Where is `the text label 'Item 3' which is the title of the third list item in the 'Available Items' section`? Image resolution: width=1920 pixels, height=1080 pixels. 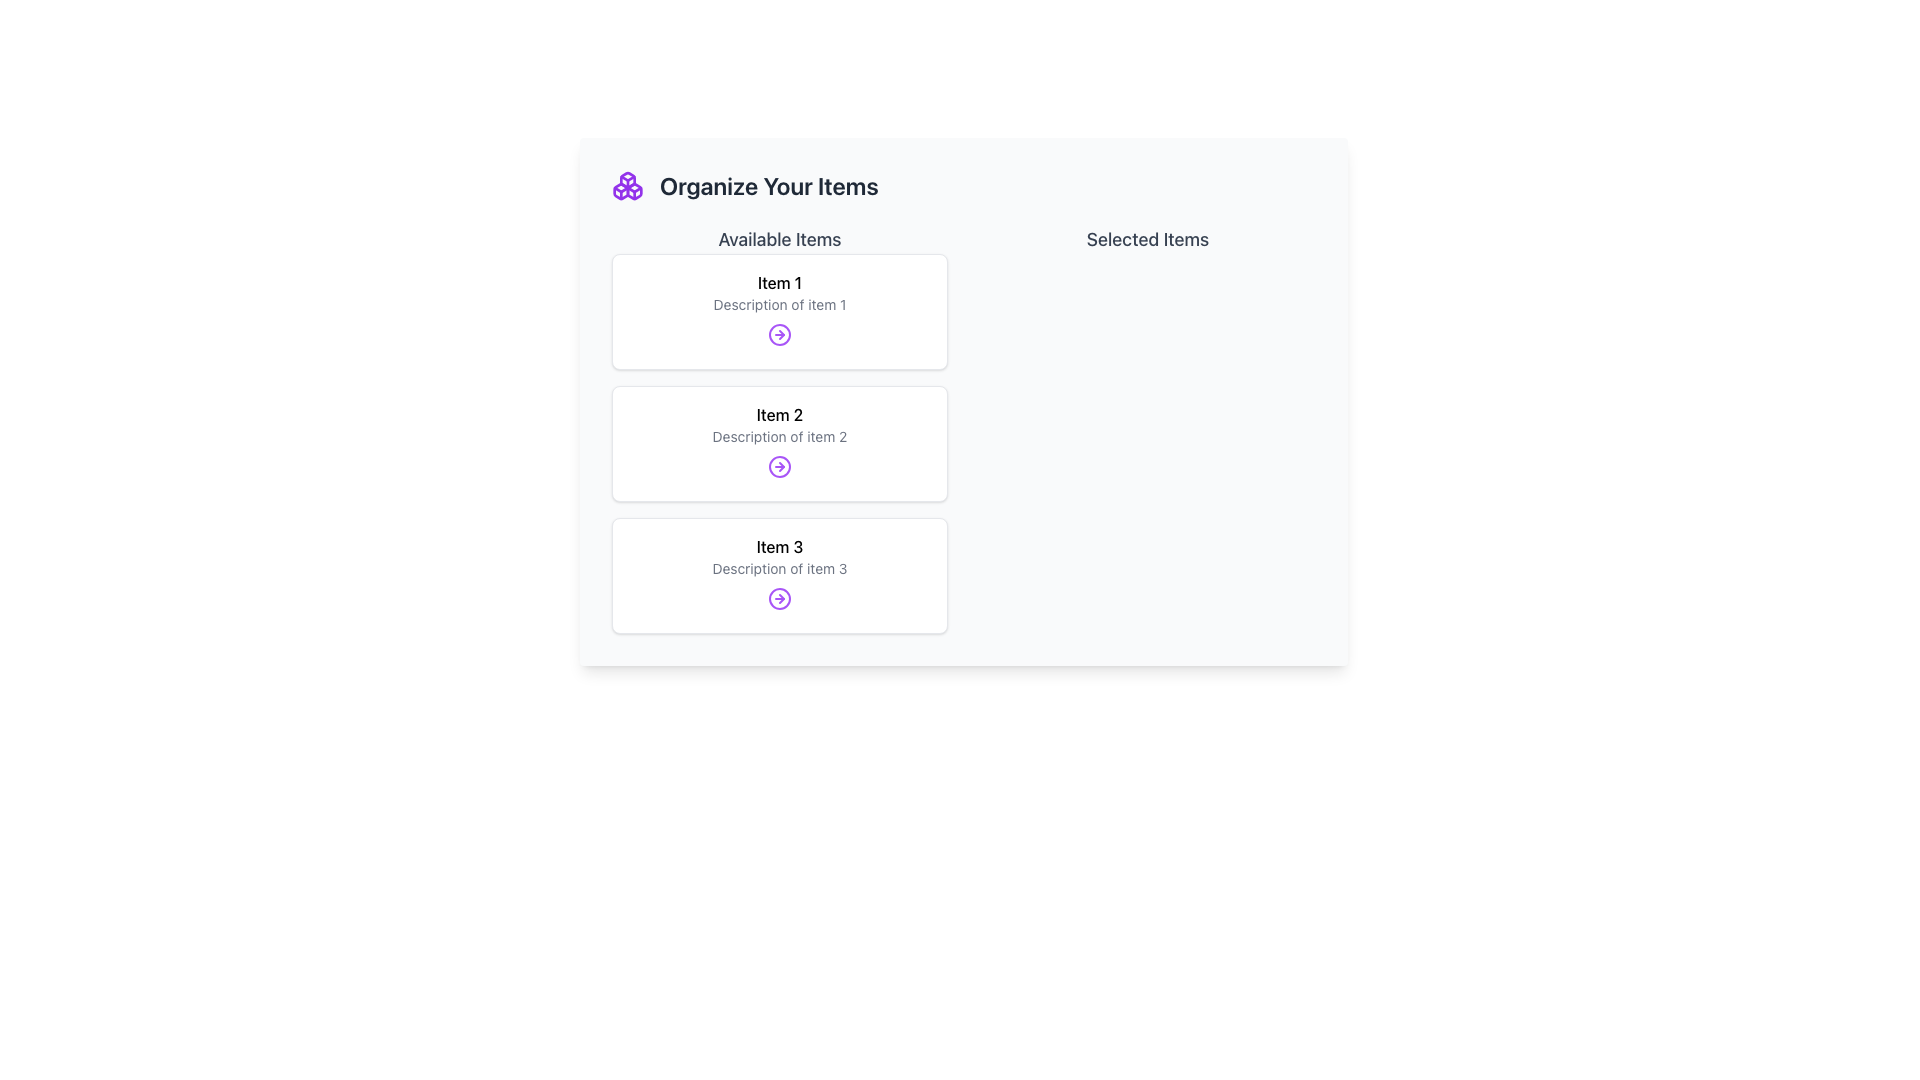
the text label 'Item 3' which is the title of the third list item in the 'Available Items' section is located at coordinates (778, 547).